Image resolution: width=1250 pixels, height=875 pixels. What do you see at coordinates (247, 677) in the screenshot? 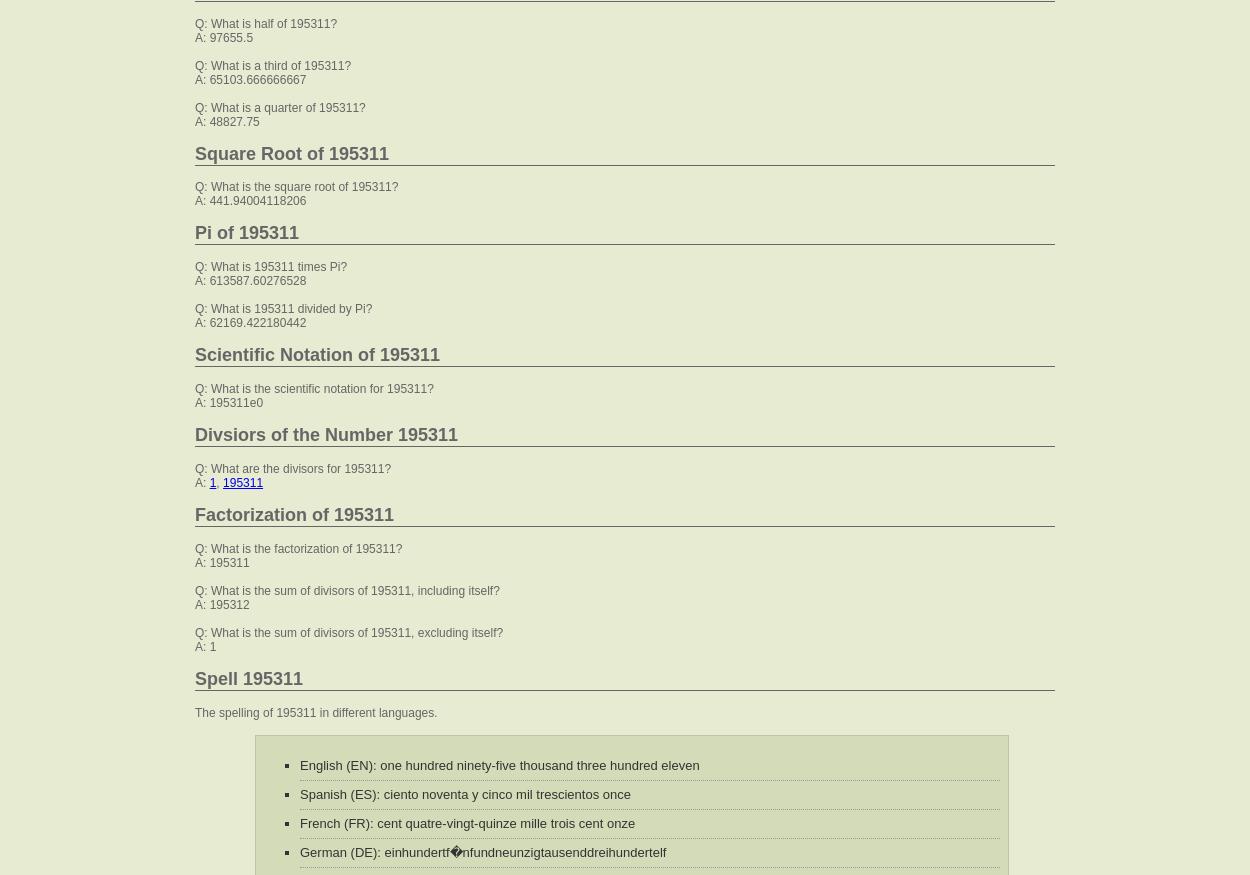
I see `'Spell 195311'` at bounding box center [247, 677].